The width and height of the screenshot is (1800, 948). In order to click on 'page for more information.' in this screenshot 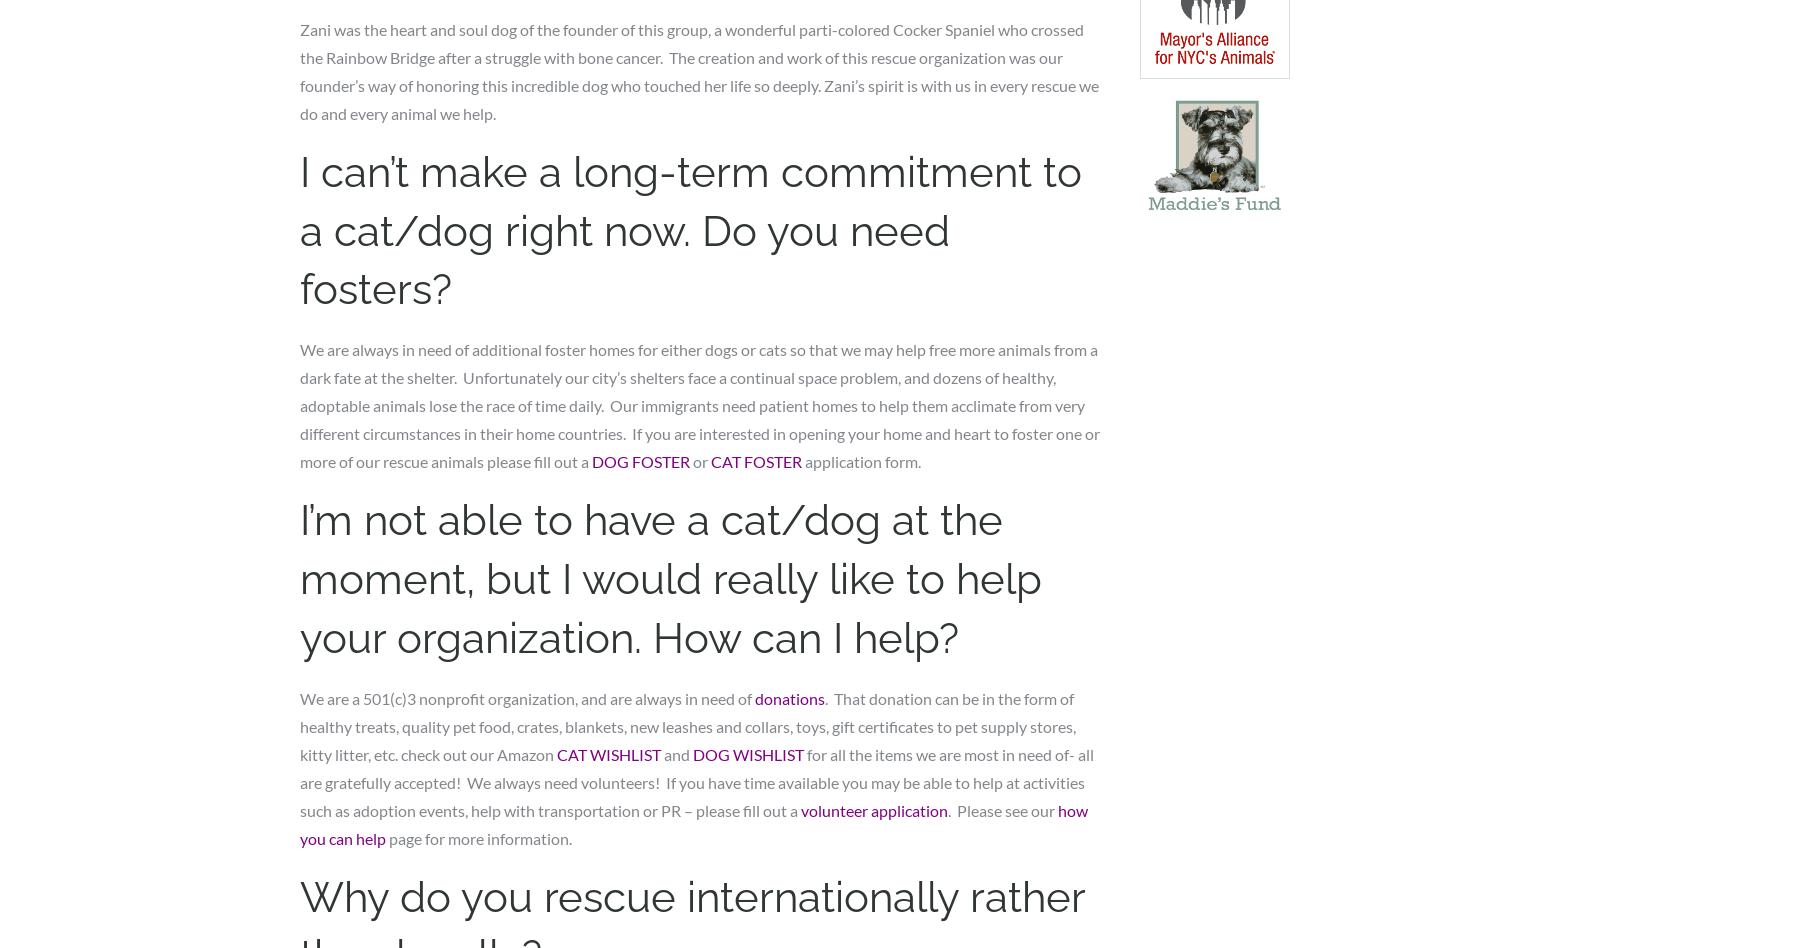, I will do `click(385, 836)`.